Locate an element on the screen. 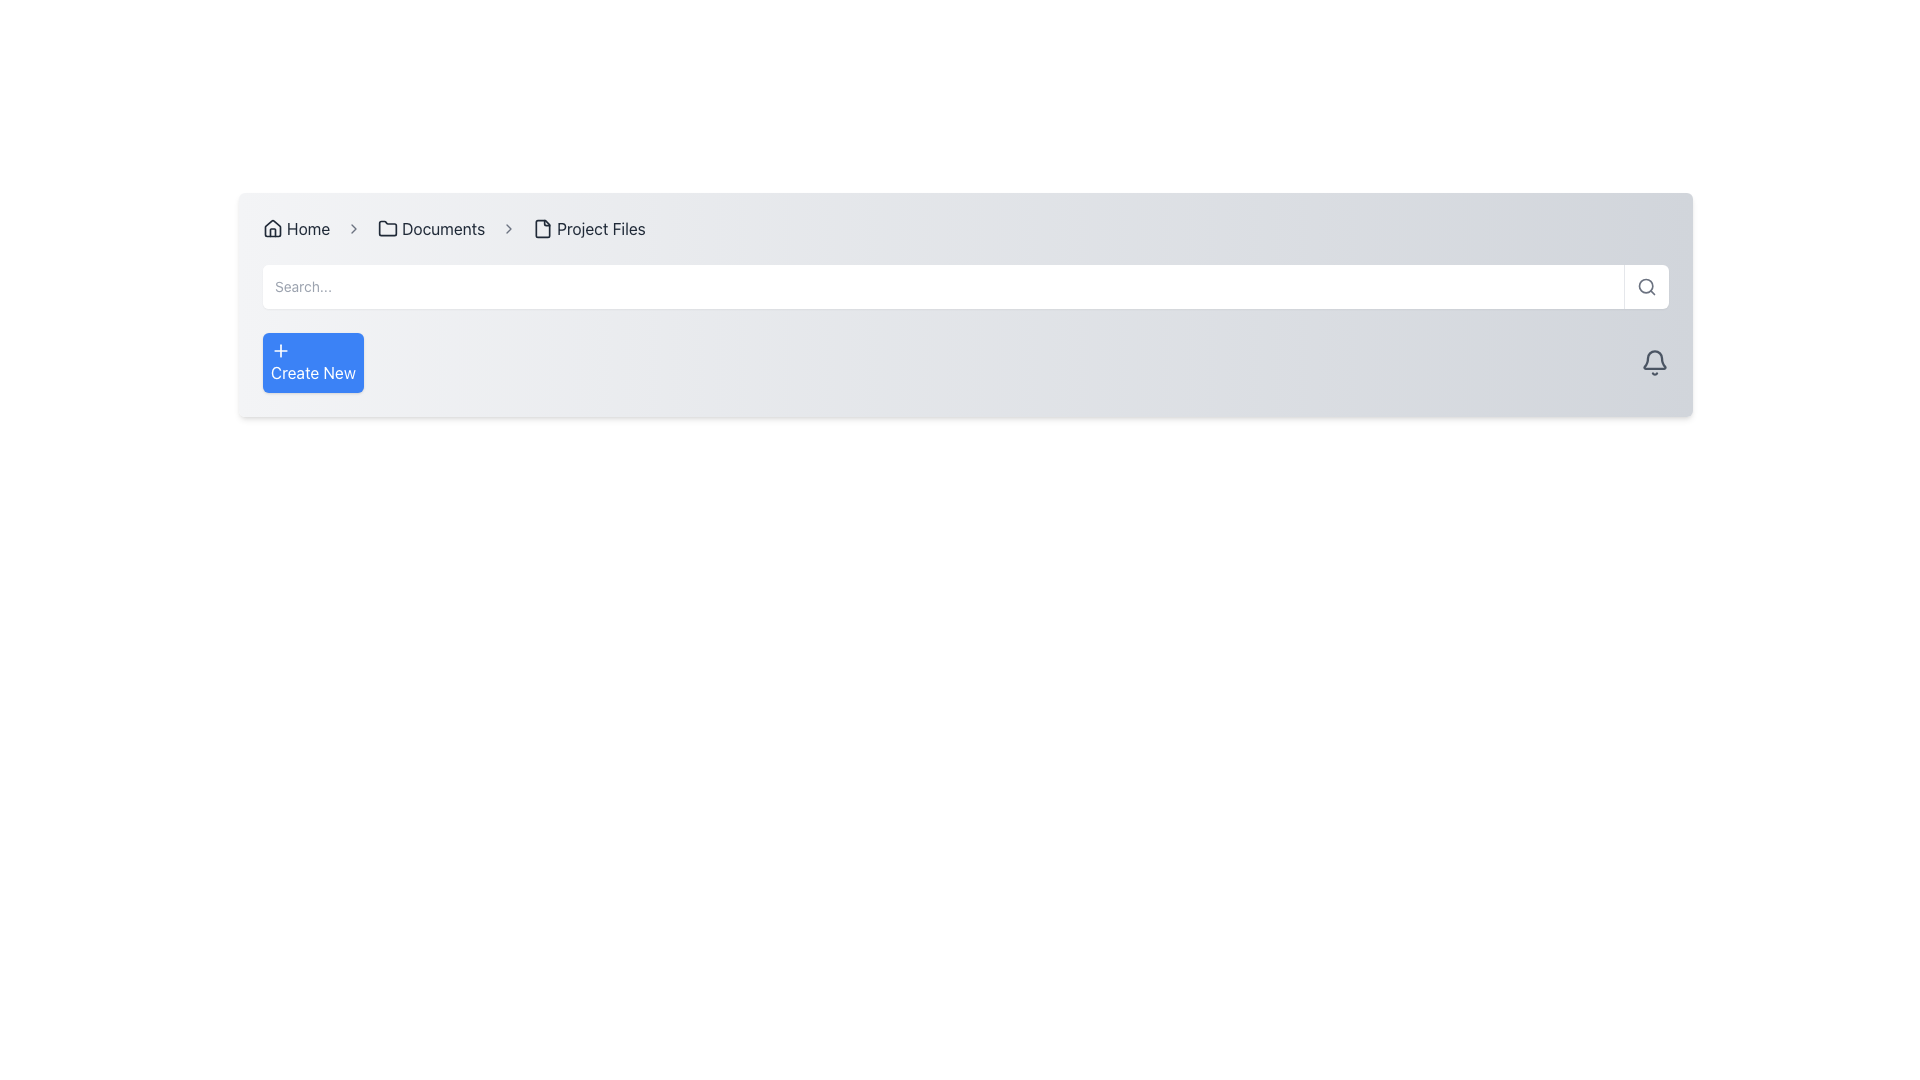 This screenshot has width=1920, height=1080. the bell-shaped notification icon located at the far right end of the horizontal navigation bar is located at coordinates (1655, 362).